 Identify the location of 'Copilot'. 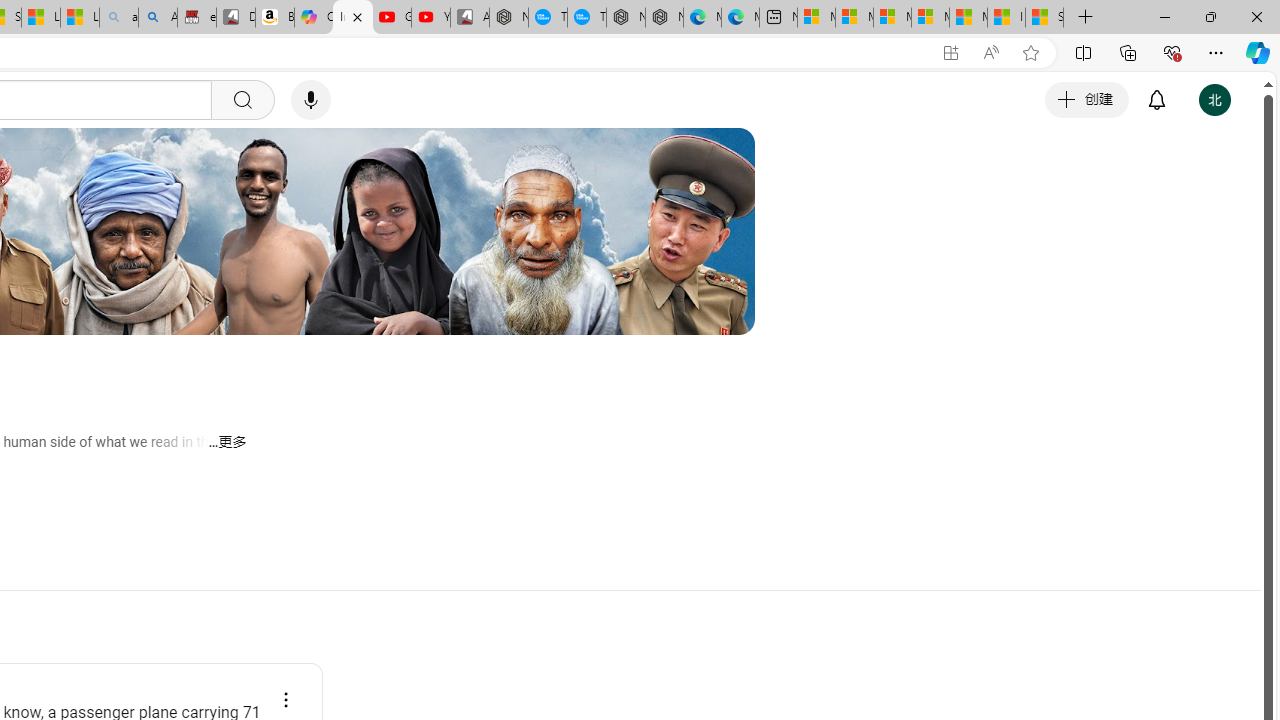
(312, 17).